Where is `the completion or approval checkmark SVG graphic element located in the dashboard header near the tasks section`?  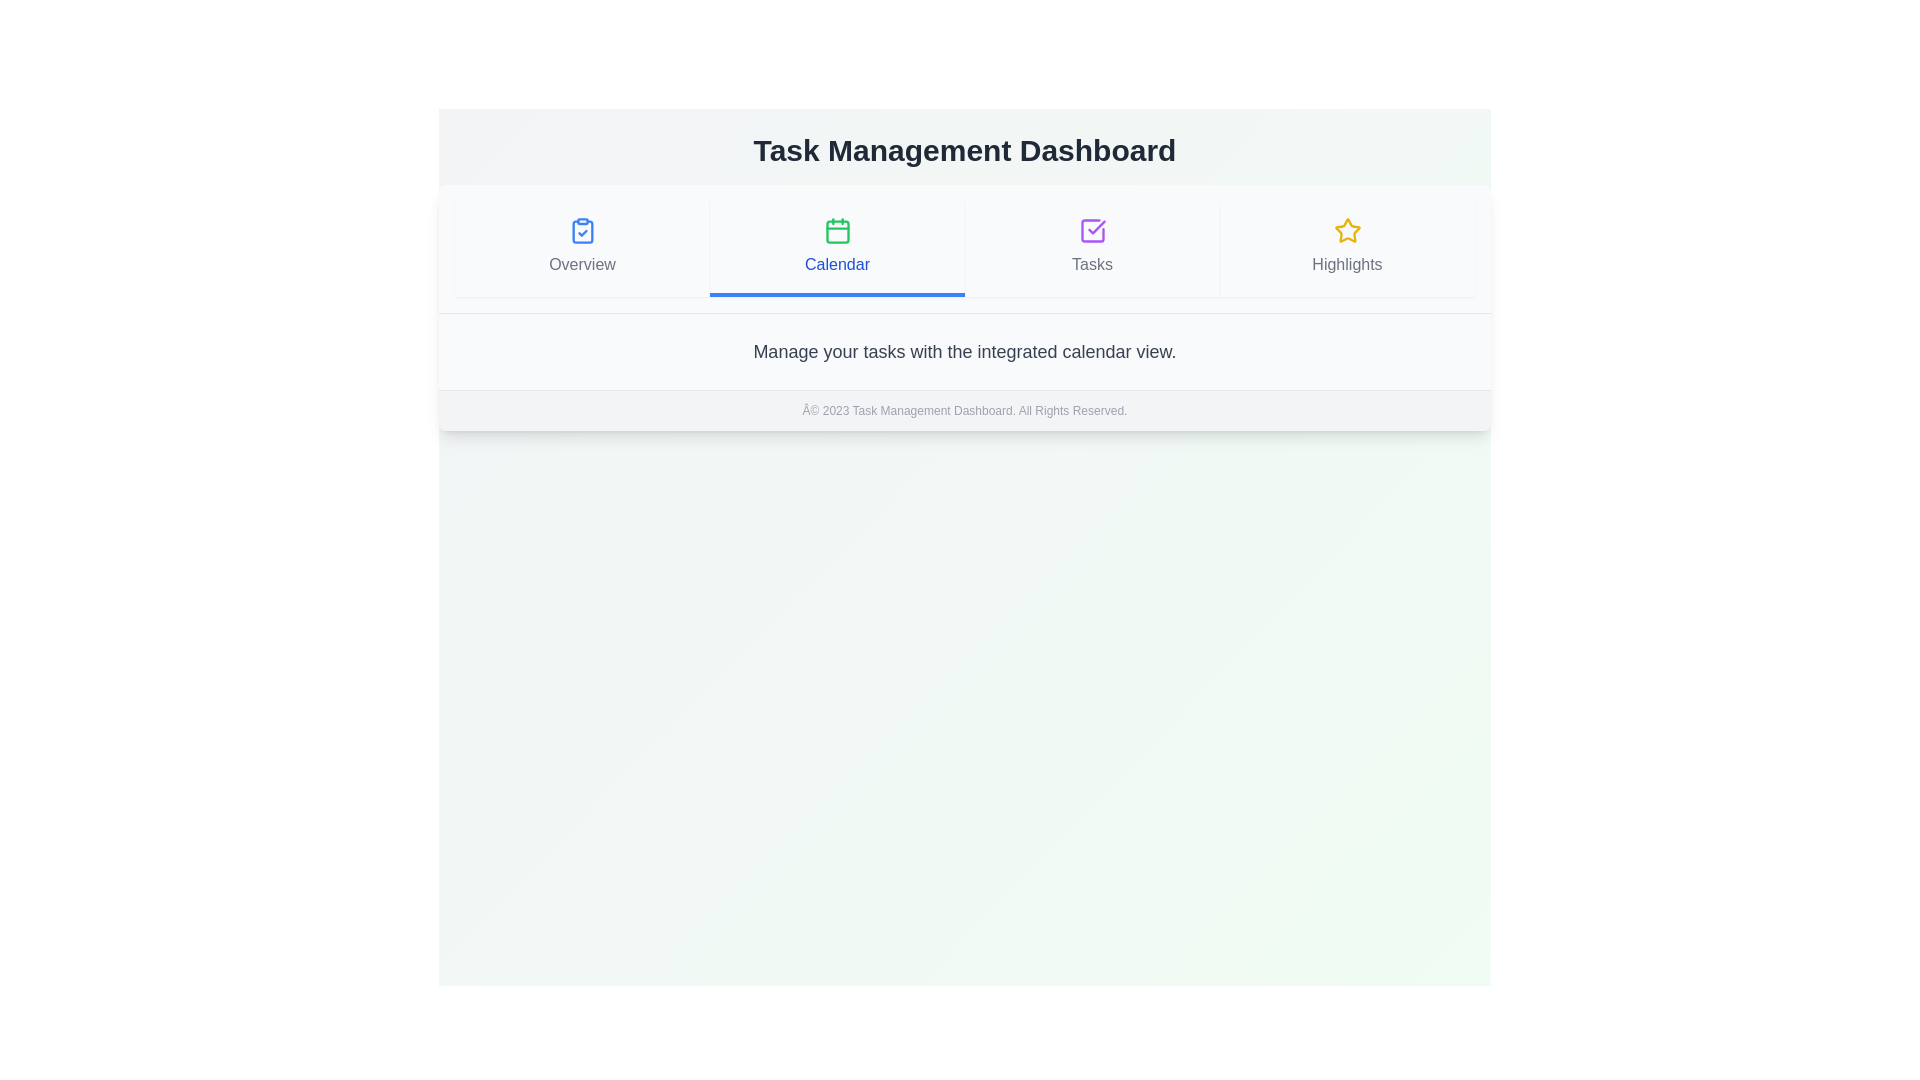
the completion or approval checkmark SVG graphic element located in the dashboard header near the tasks section is located at coordinates (1095, 226).